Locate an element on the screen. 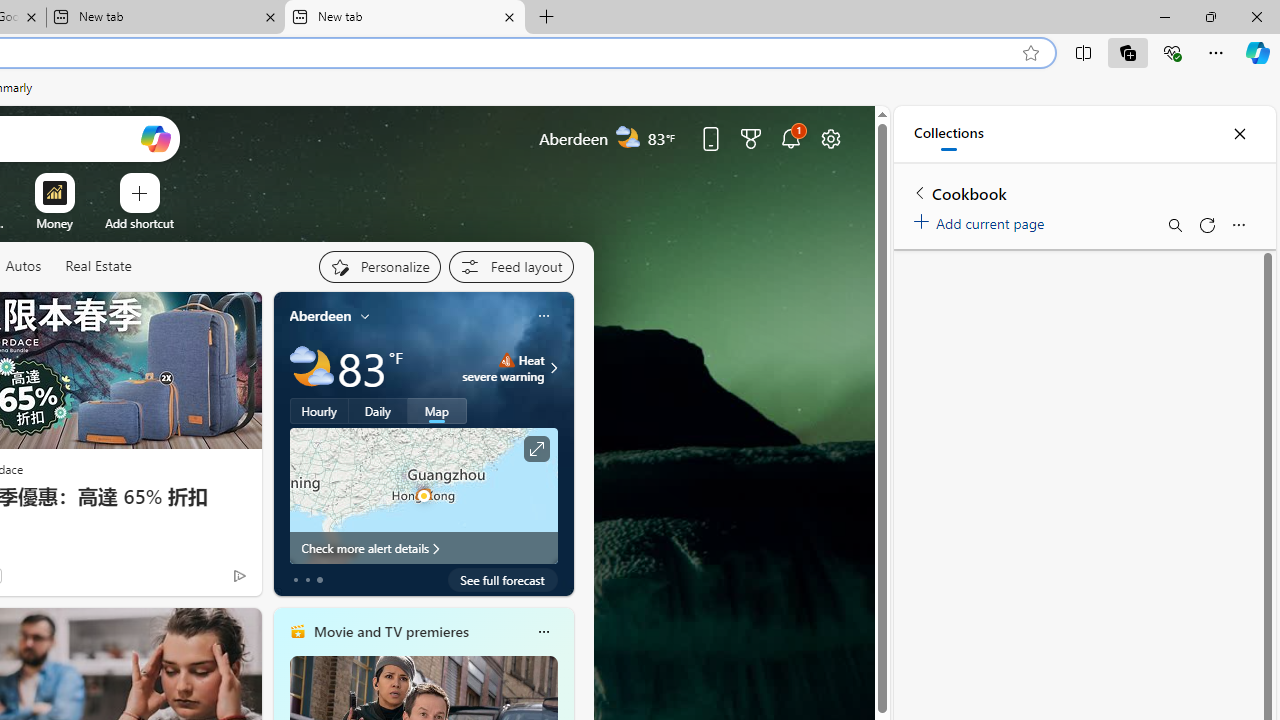  'Personalize your feed"' is located at coordinates (379, 266).